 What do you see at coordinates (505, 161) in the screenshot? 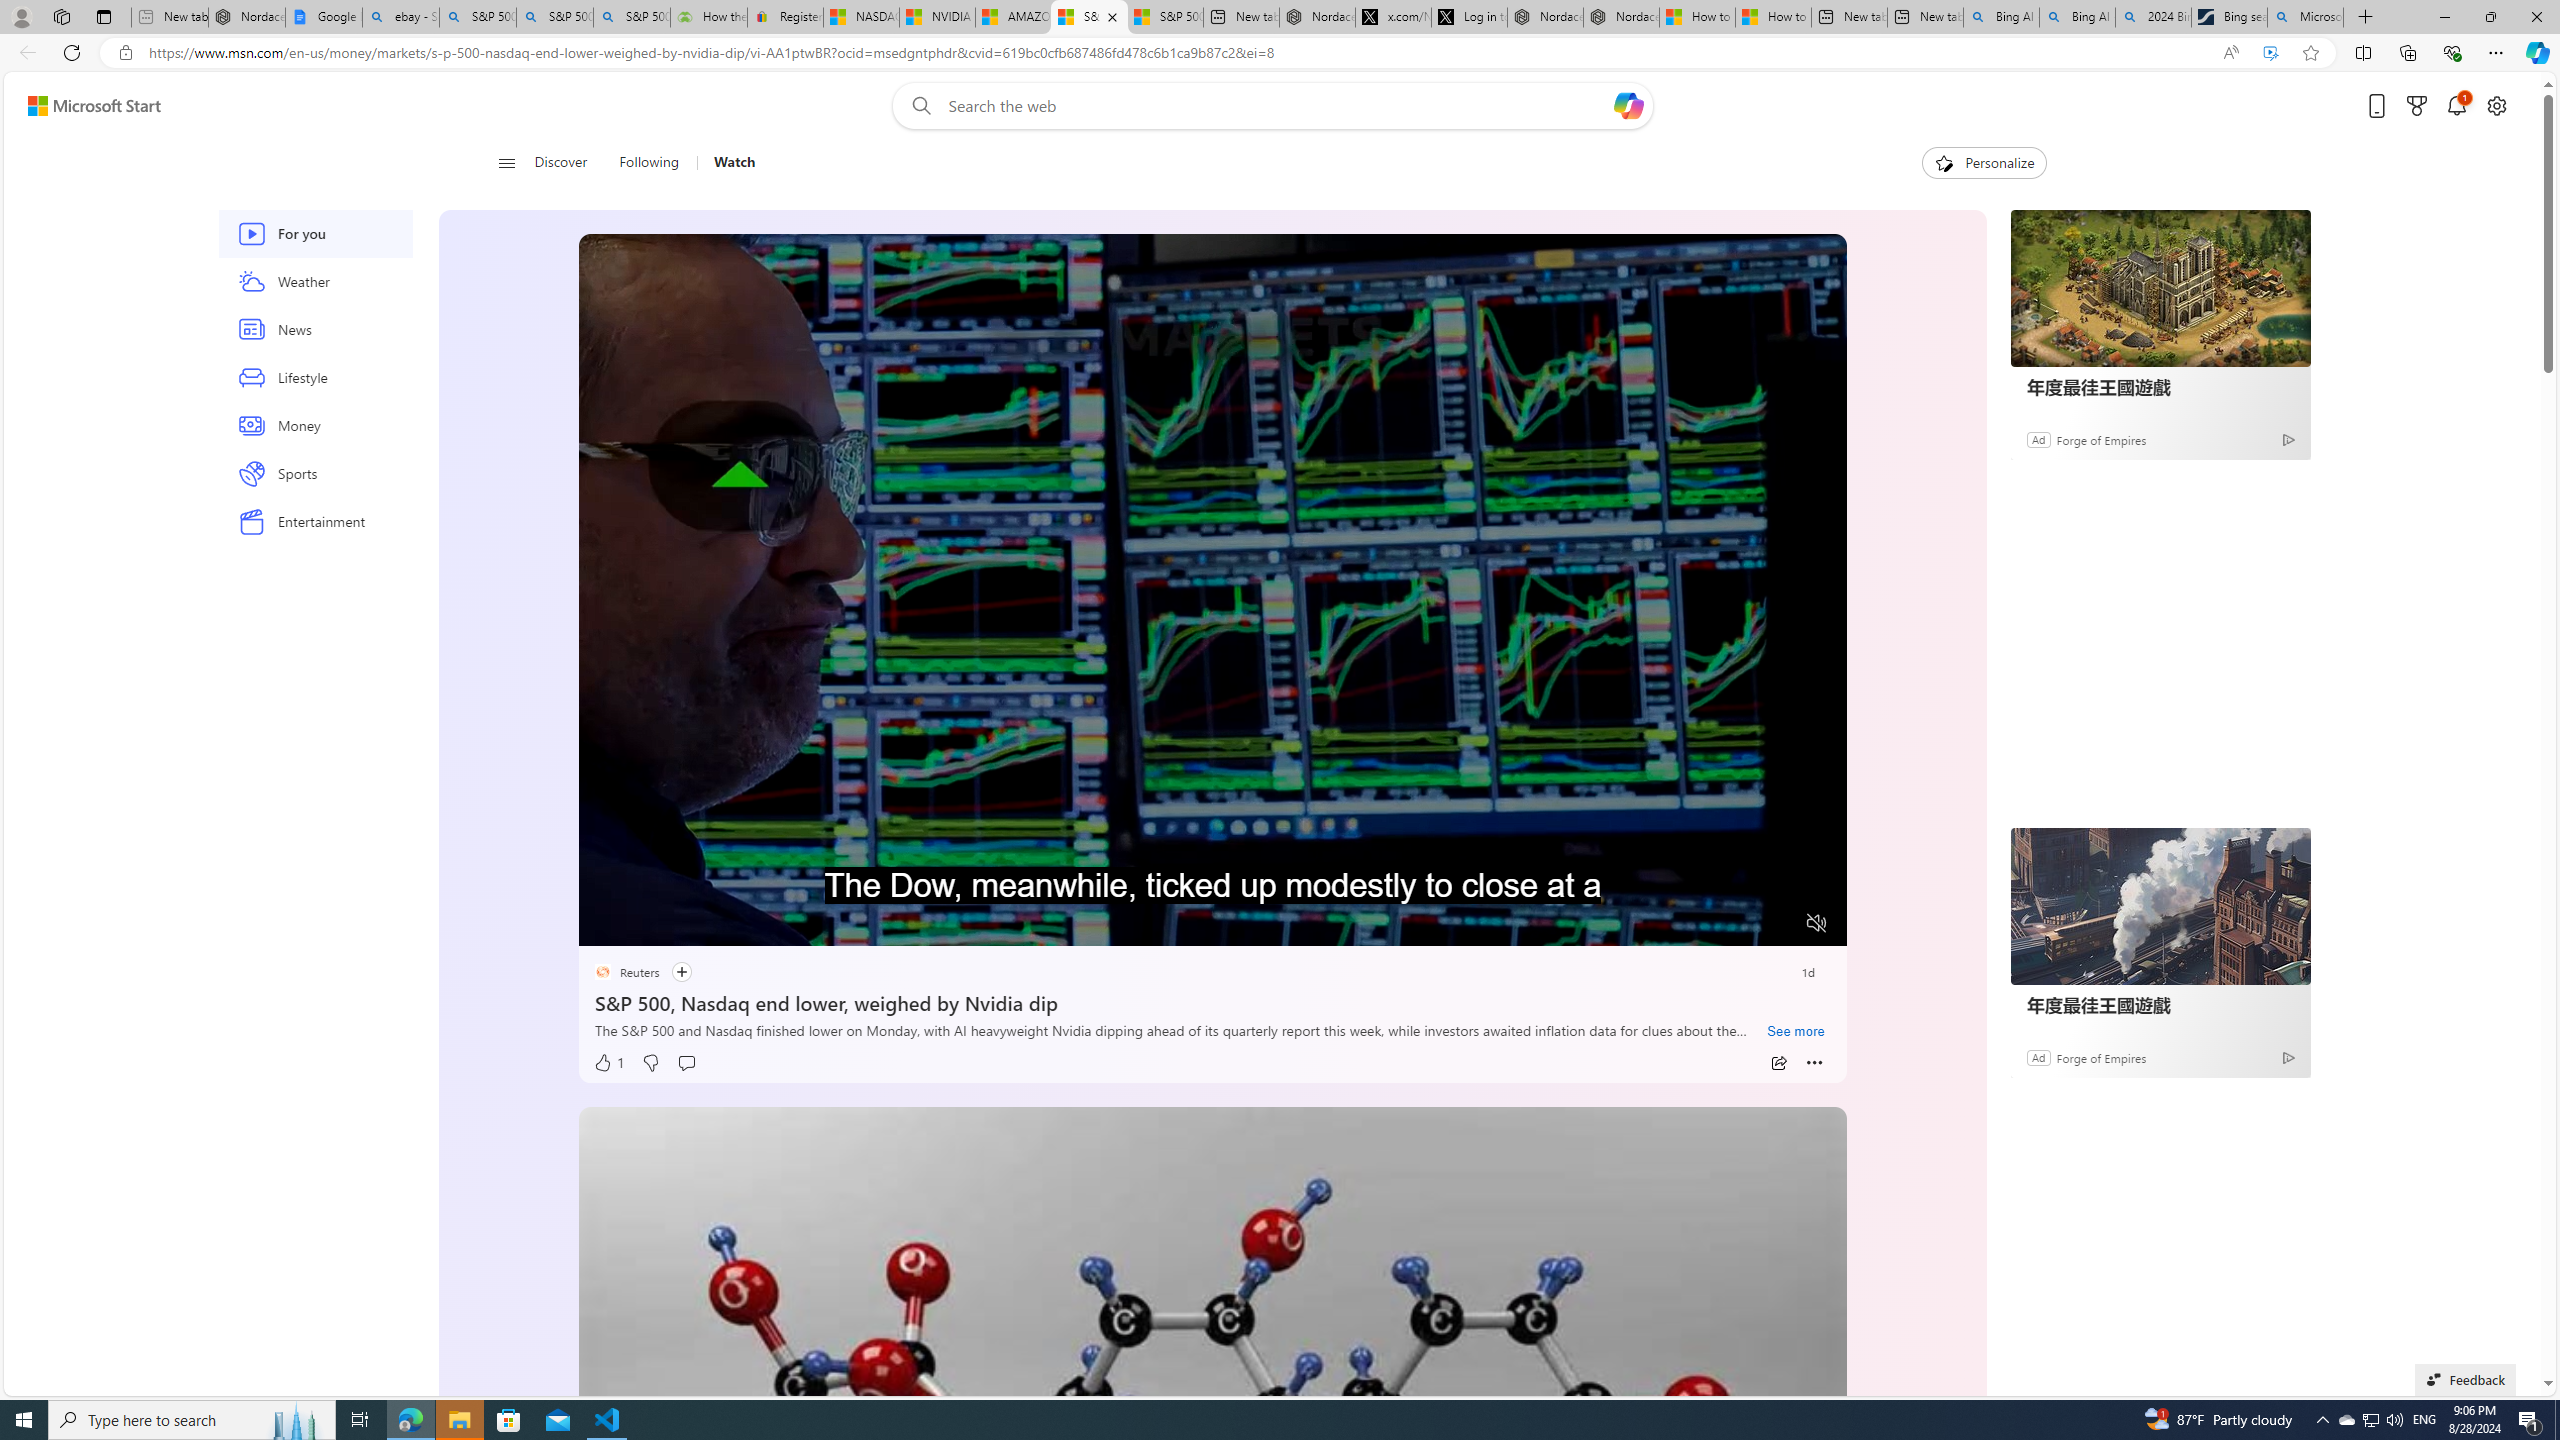
I see `'Open navigation menu'` at bounding box center [505, 161].